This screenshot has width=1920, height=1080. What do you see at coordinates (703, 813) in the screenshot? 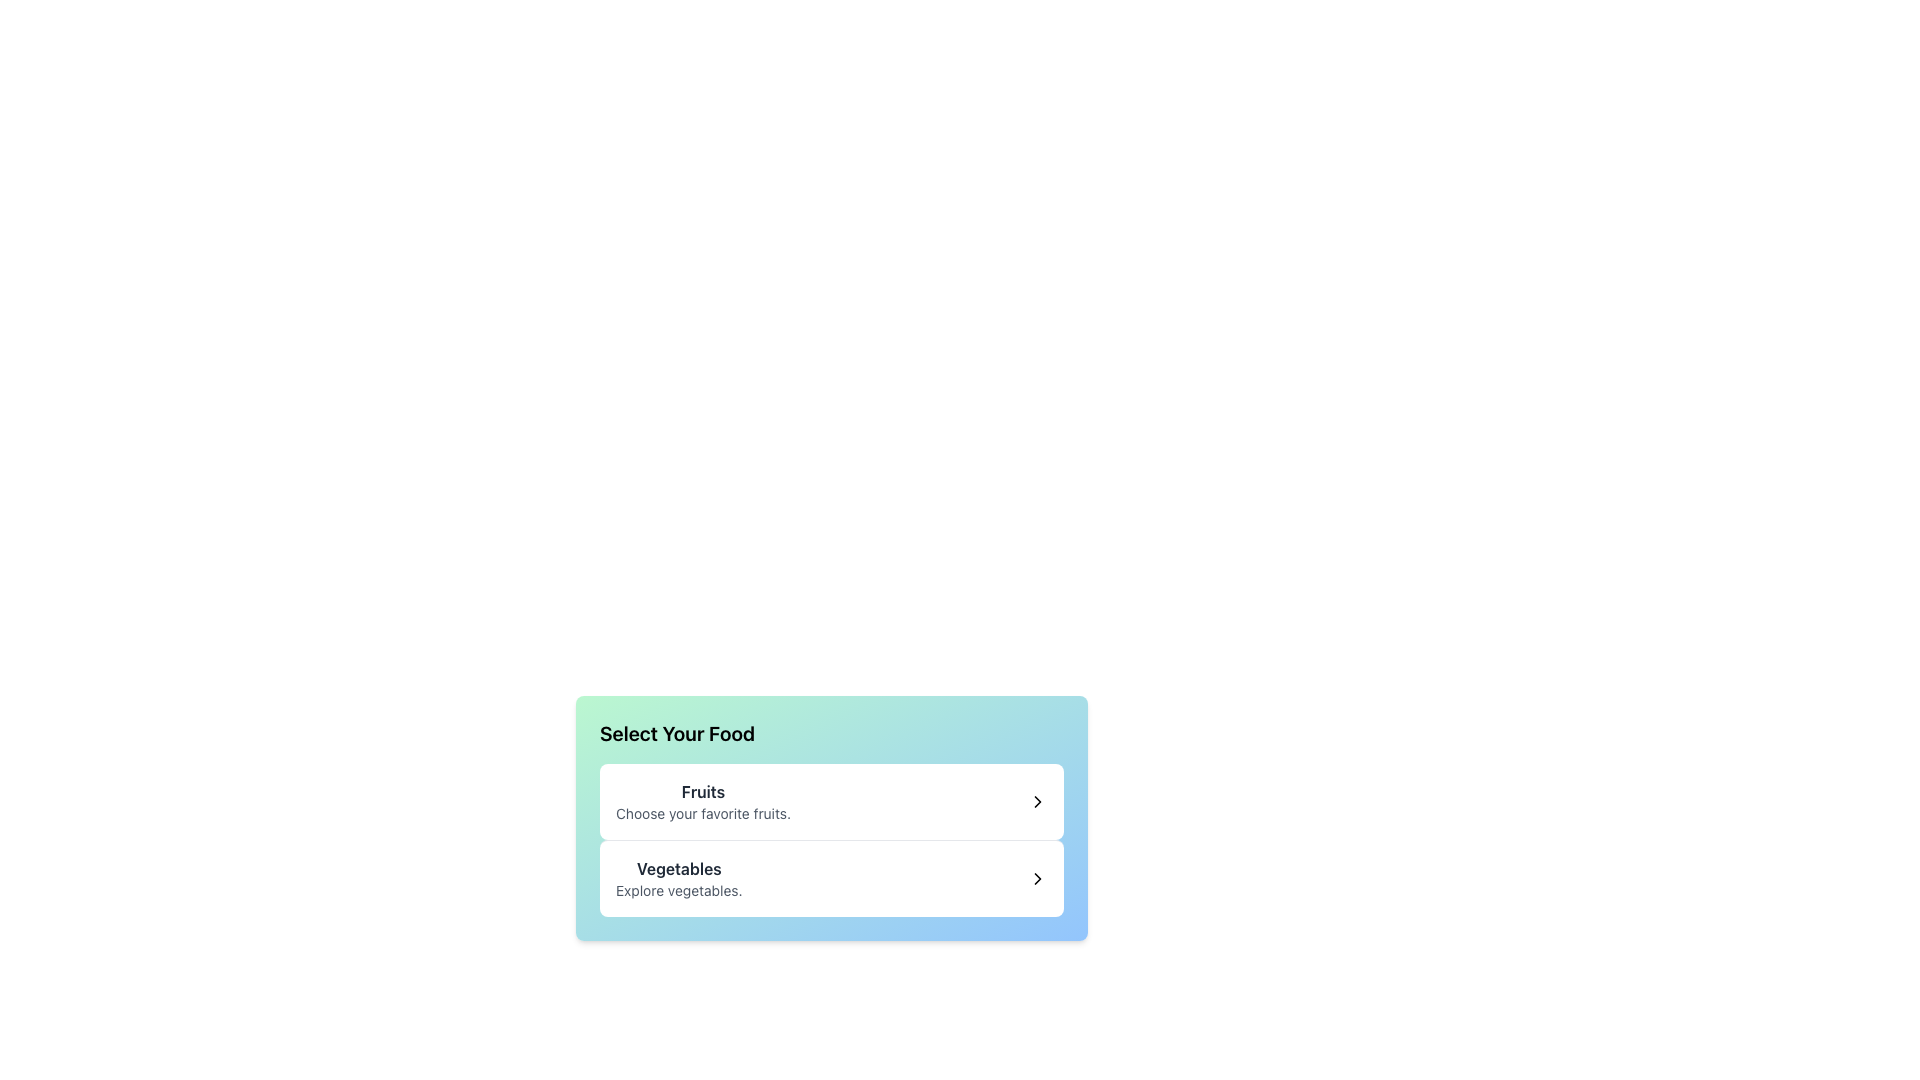
I see `the static text providing explanatory information about the 'Fruits' label in the 'Select Your Food' section` at bounding box center [703, 813].